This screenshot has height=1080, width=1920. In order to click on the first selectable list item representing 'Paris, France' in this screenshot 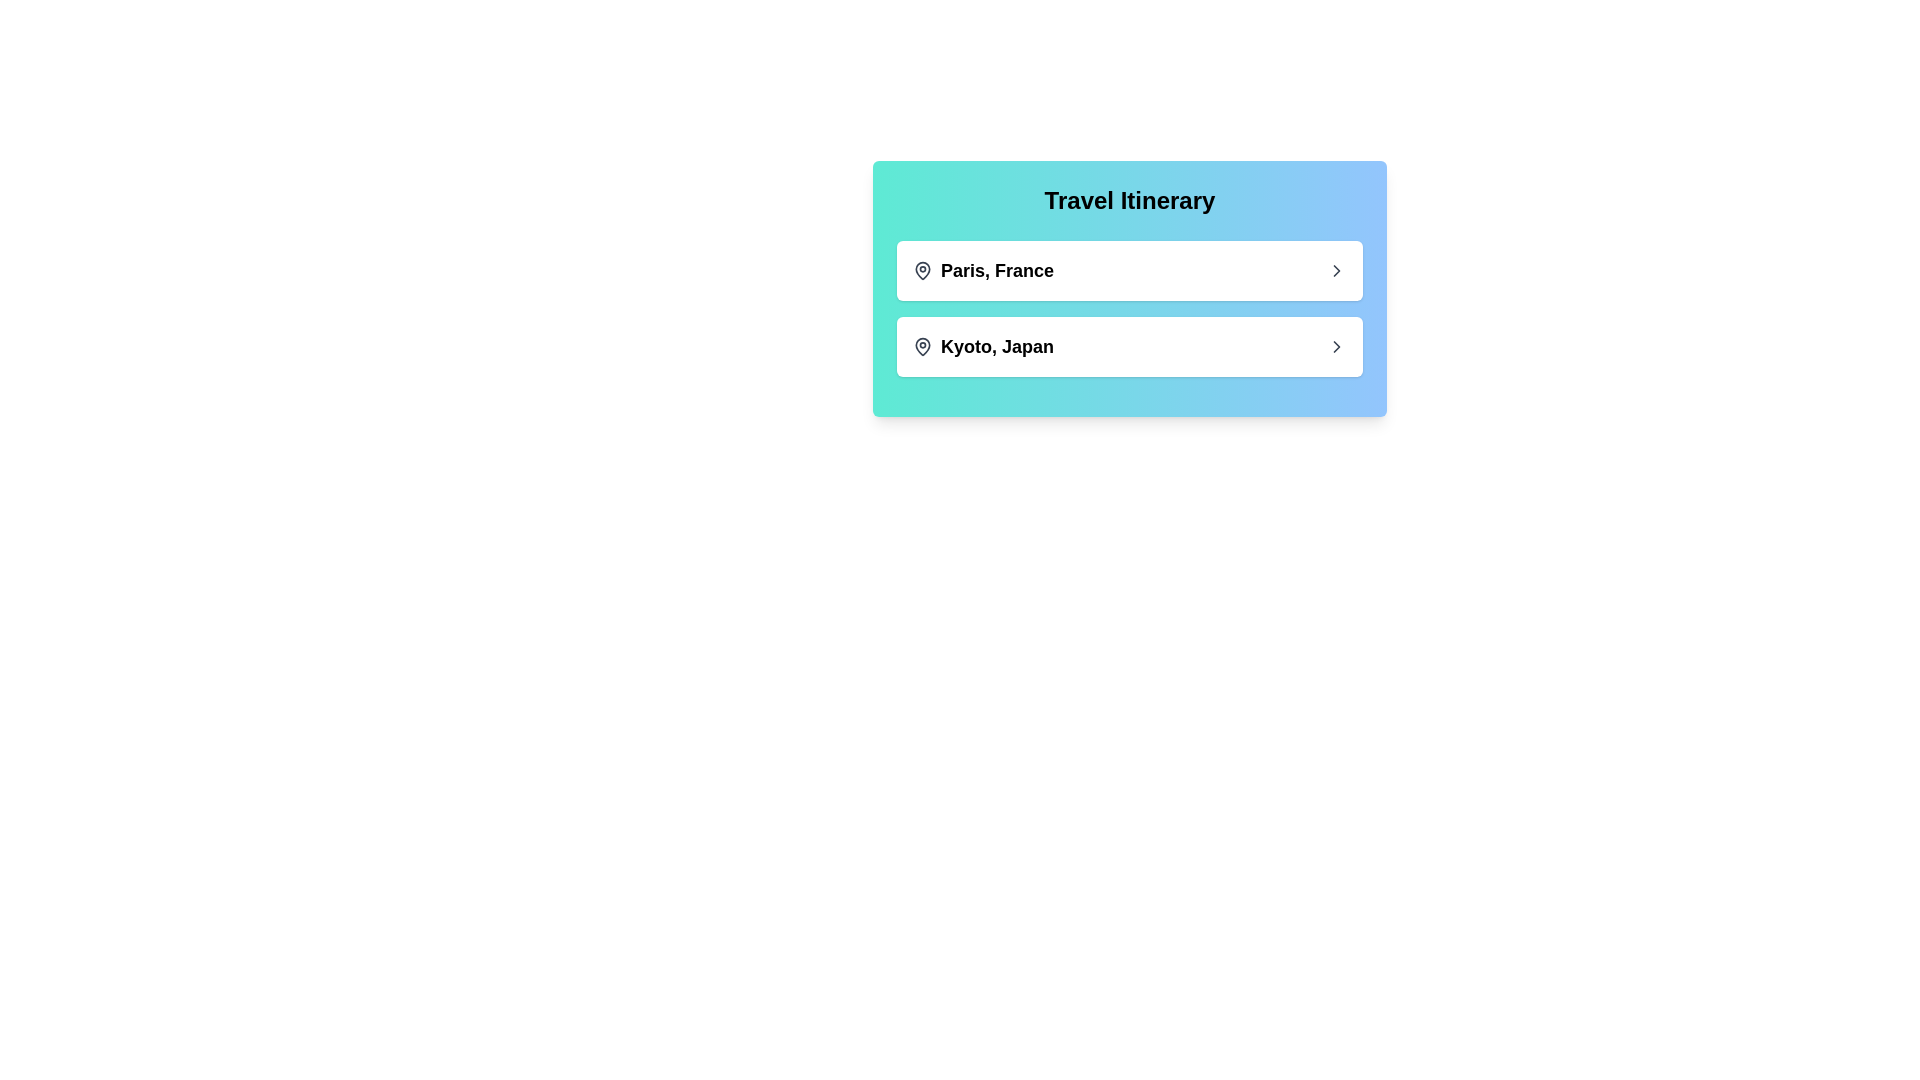, I will do `click(1129, 270)`.